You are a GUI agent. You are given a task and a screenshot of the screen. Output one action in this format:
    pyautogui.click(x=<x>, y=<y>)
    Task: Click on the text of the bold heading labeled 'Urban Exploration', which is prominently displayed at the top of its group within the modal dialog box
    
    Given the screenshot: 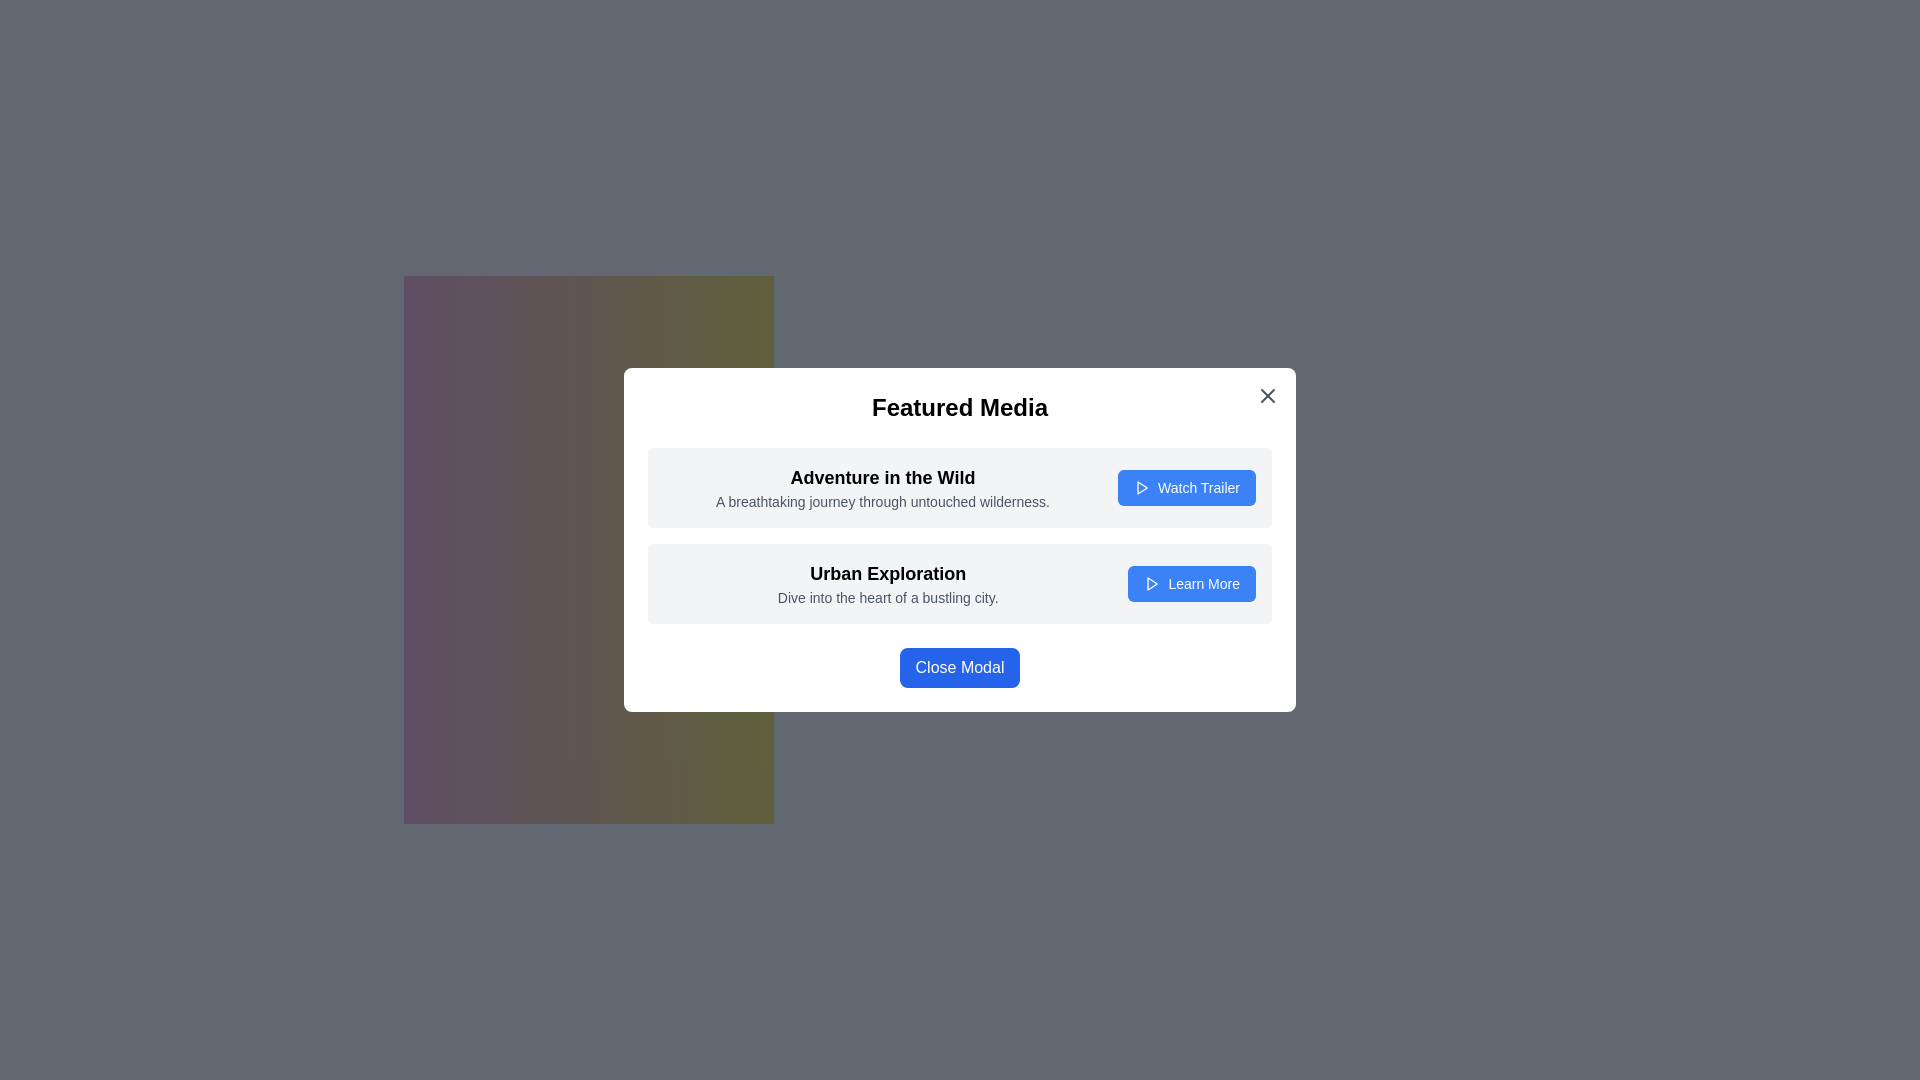 What is the action you would take?
    pyautogui.click(x=887, y=574)
    